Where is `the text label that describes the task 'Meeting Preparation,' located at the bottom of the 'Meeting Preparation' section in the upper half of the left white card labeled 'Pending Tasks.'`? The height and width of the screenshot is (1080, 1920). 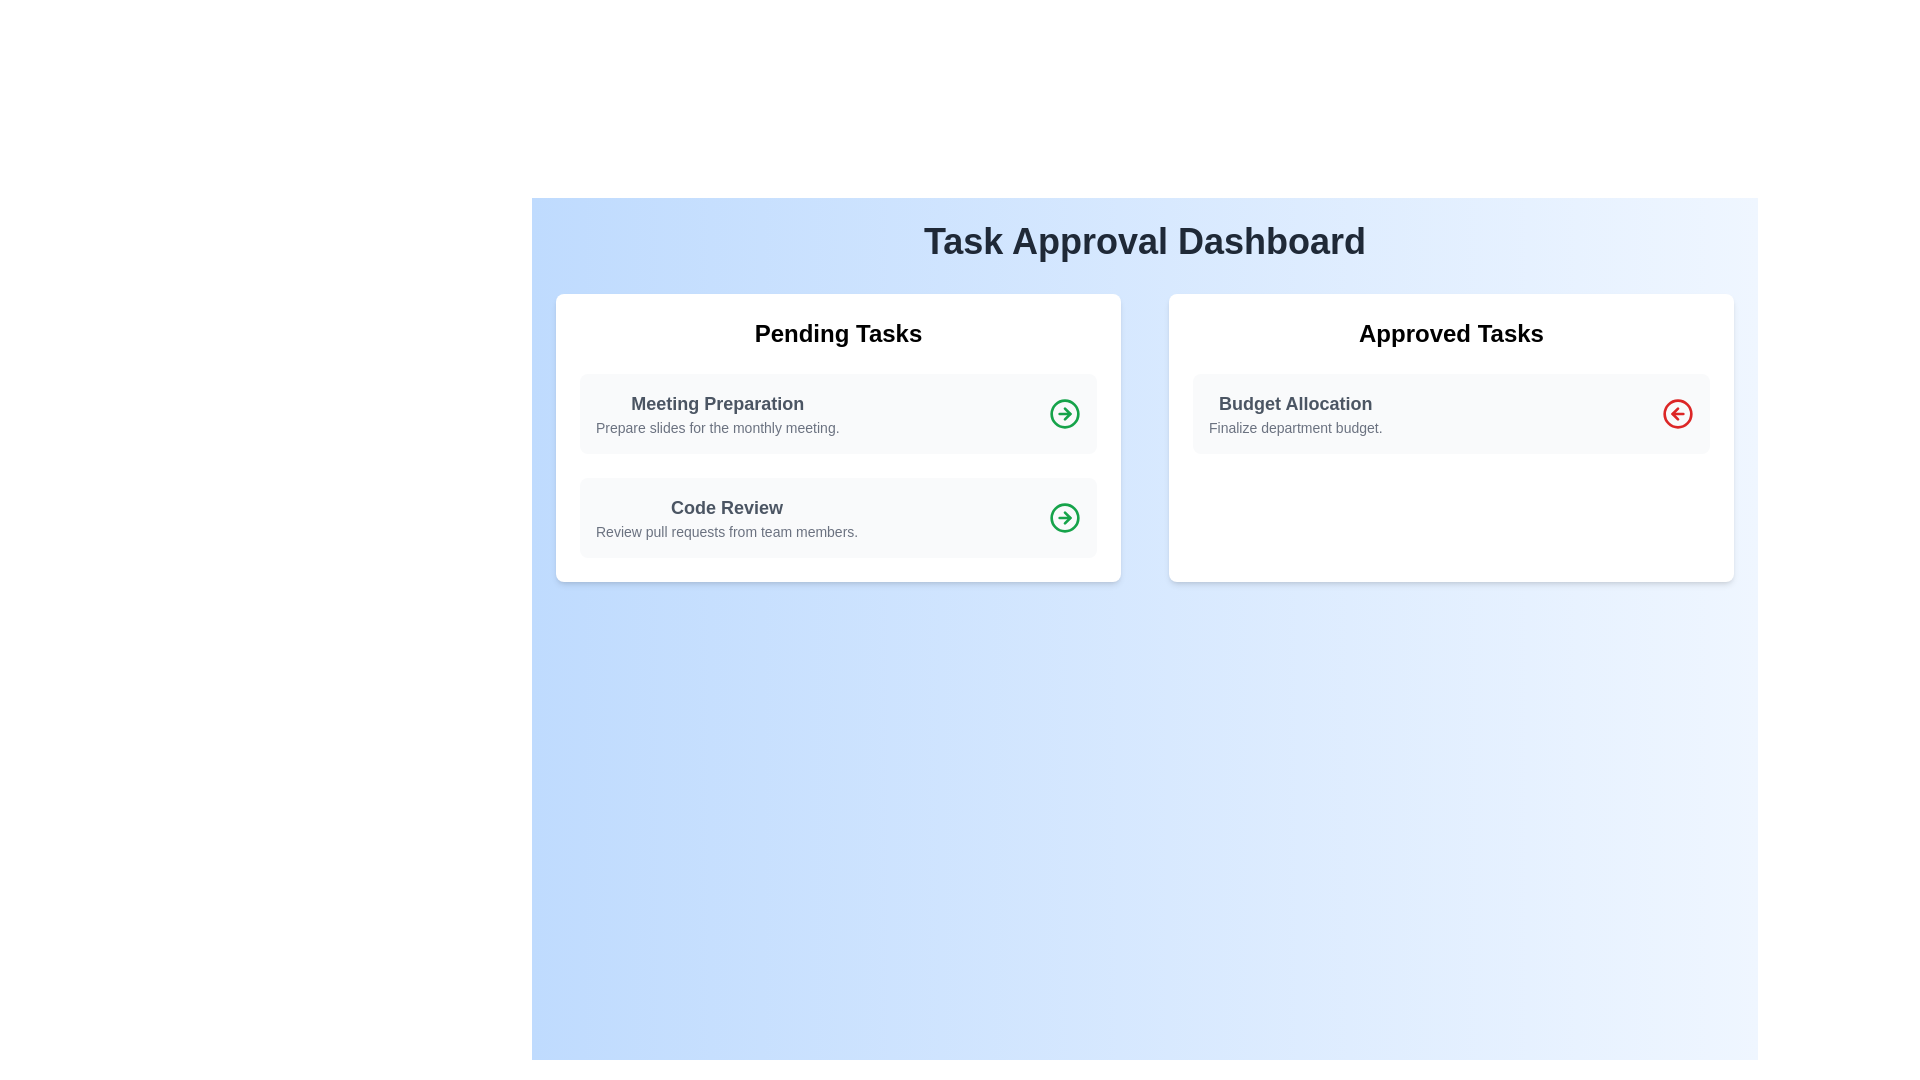
the text label that describes the task 'Meeting Preparation,' located at the bottom of the 'Meeting Preparation' section in the upper half of the left white card labeled 'Pending Tasks.' is located at coordinates (717, 427).